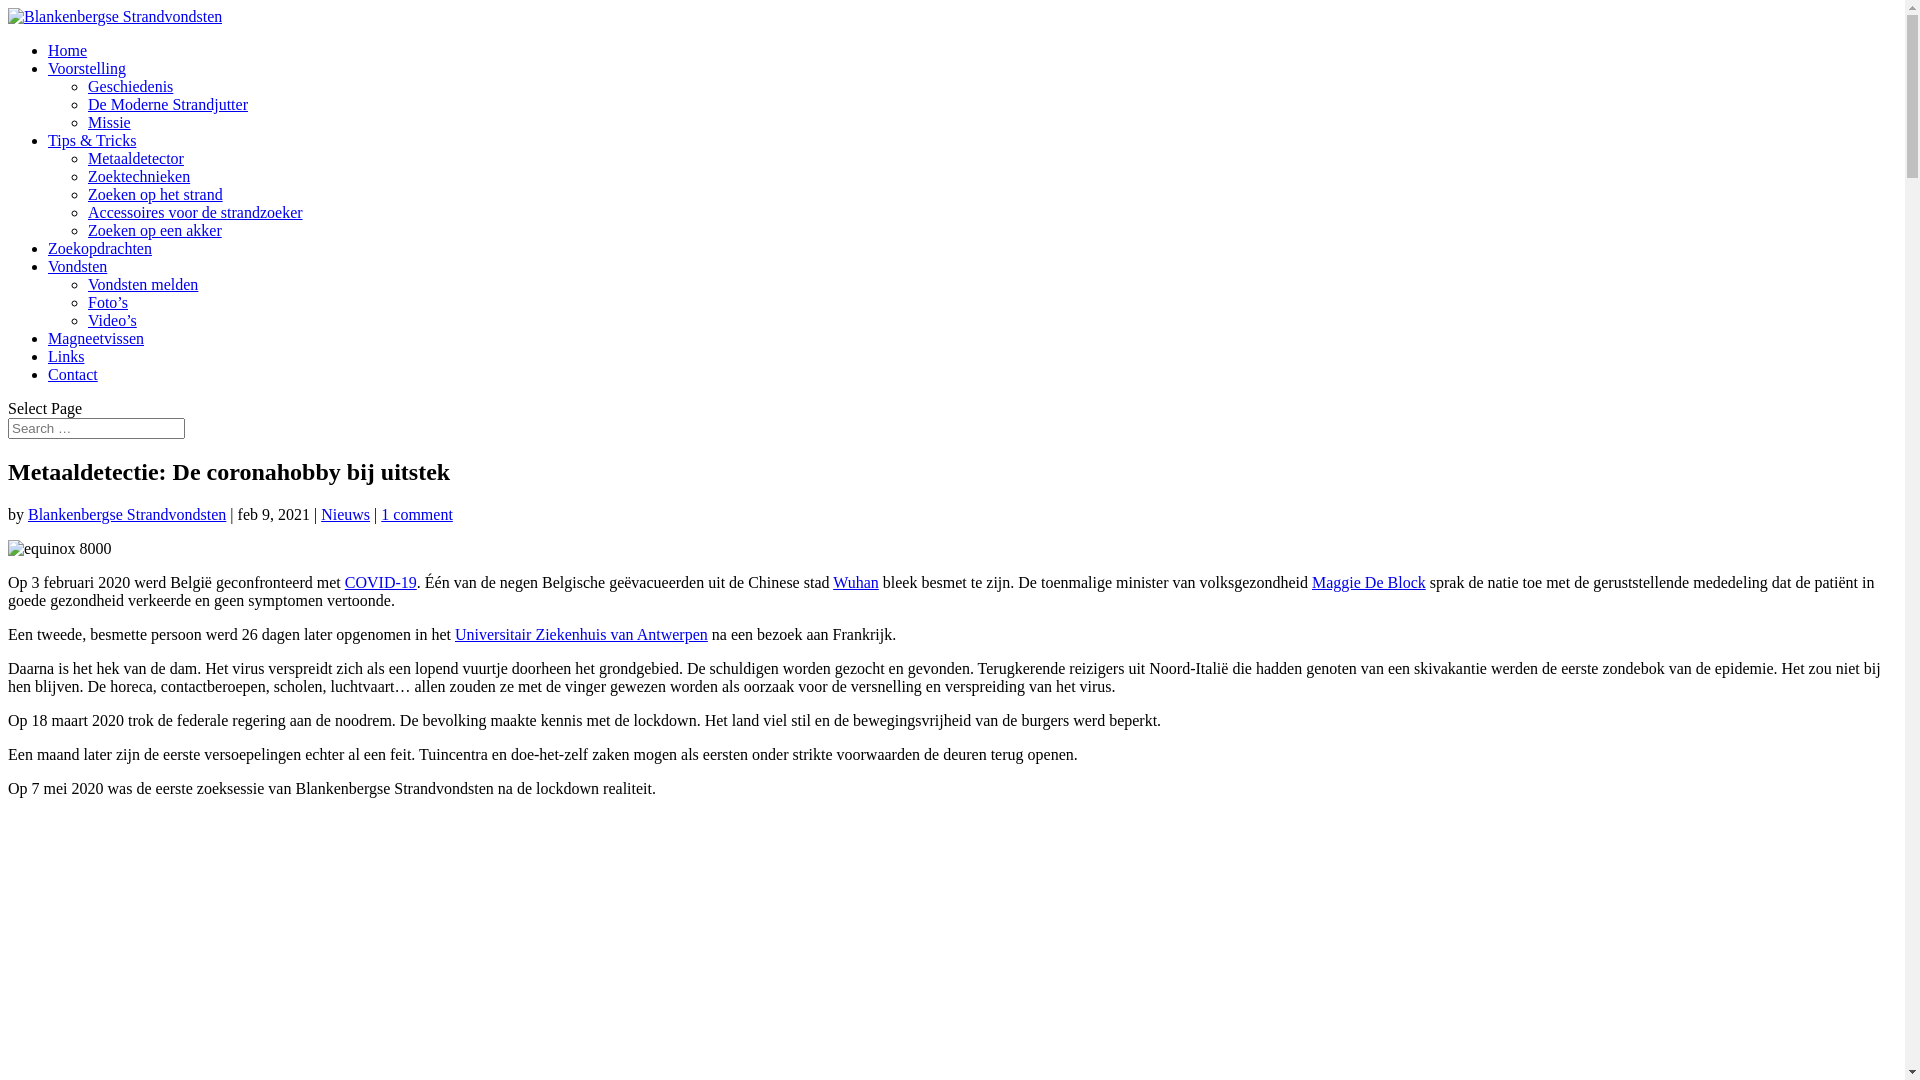  Describe the element at coordinates (153, 229) in the screenshot. I see `'Zoeken op een akker'` at that location.